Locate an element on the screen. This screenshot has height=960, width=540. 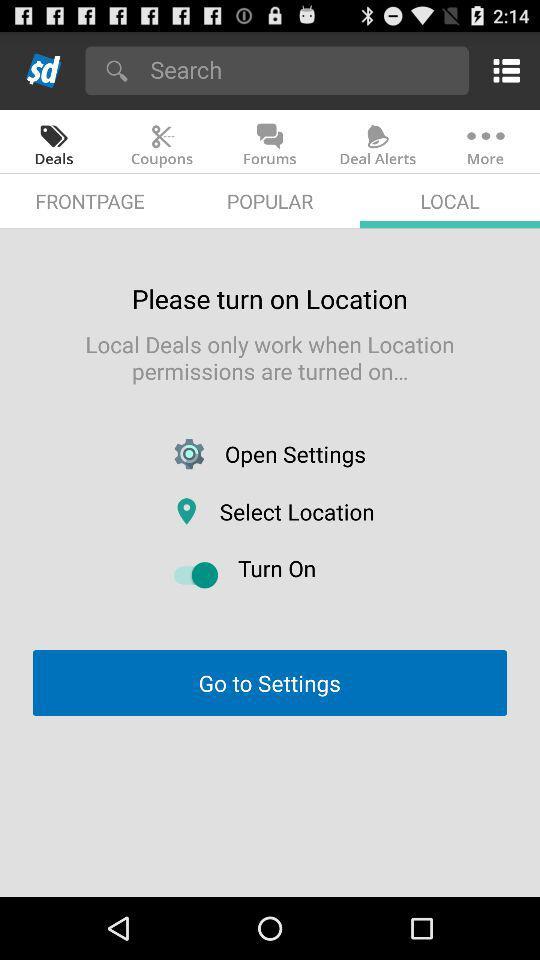
app to the right of the frontpage icon is located at coordinates (270, 201).